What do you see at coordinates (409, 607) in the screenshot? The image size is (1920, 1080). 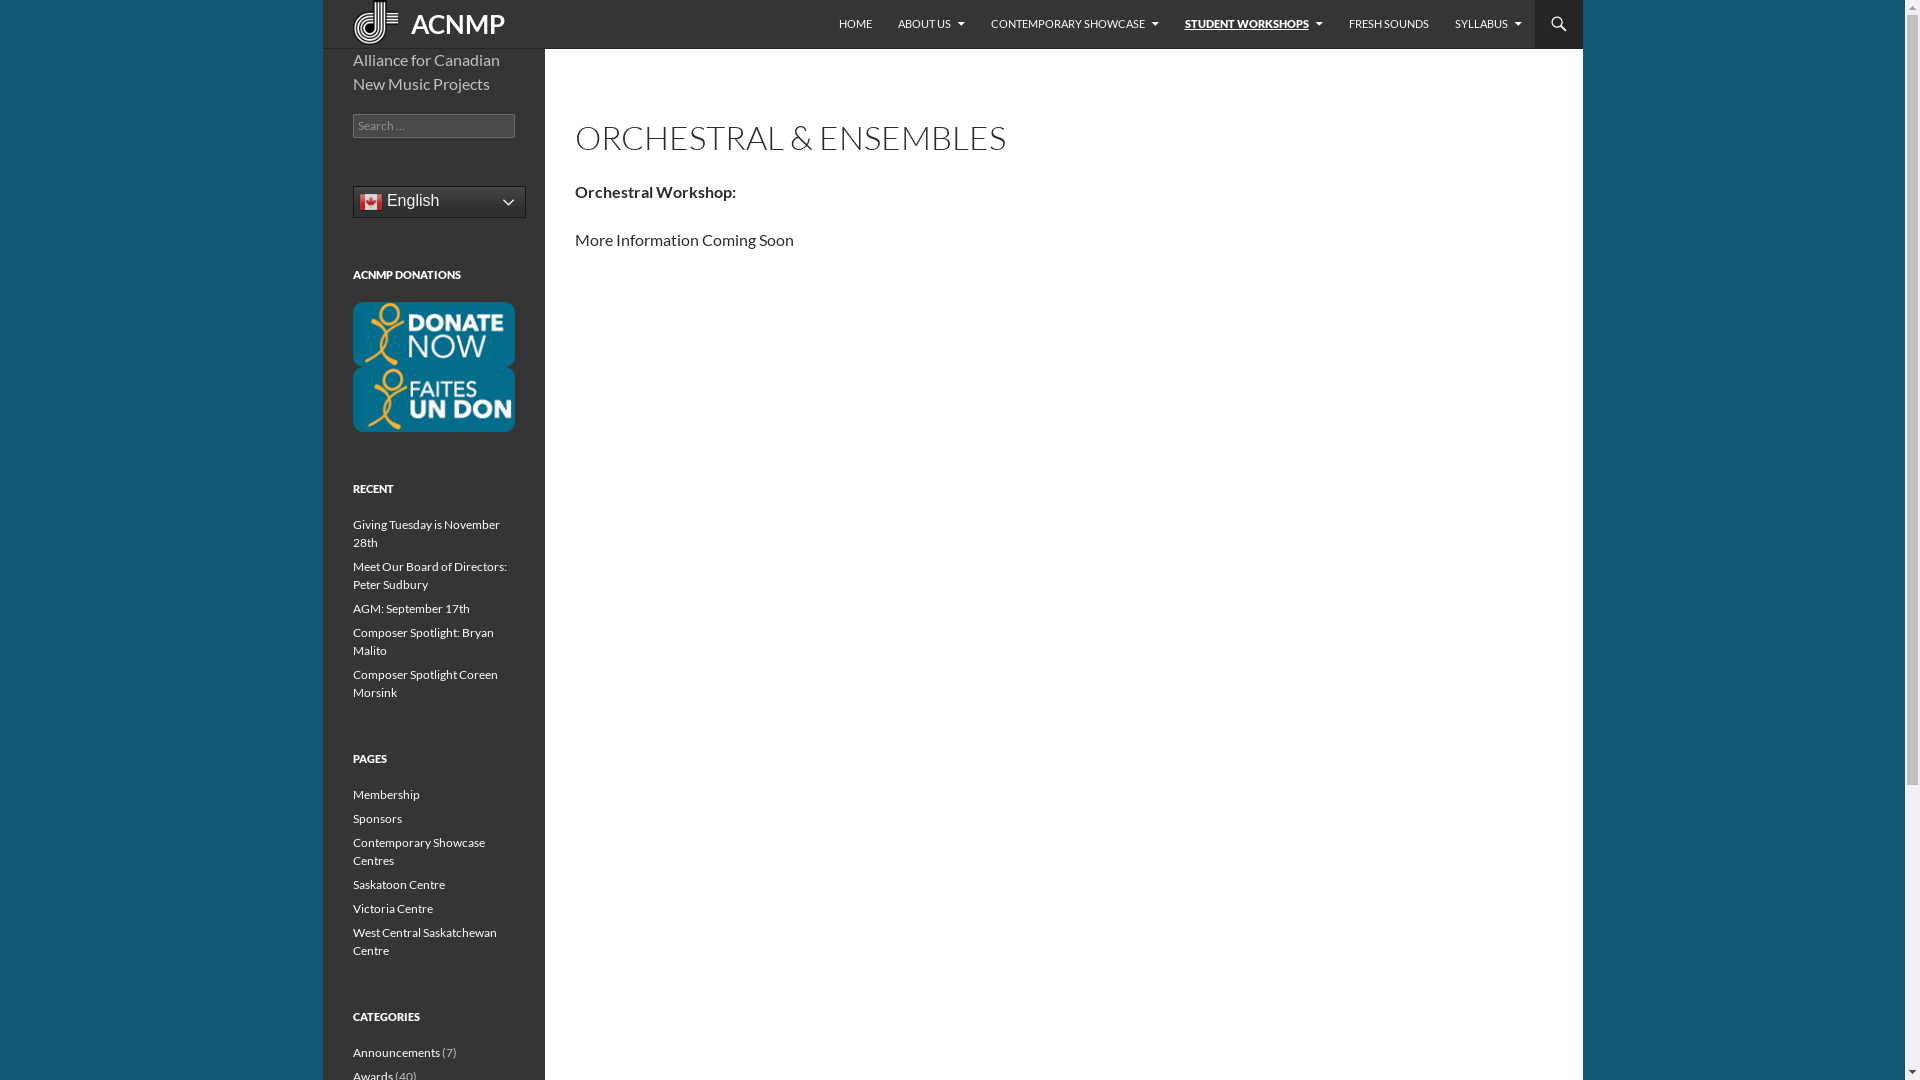 I see `'AGM: September 17th'` at bounding box center [409, 607].